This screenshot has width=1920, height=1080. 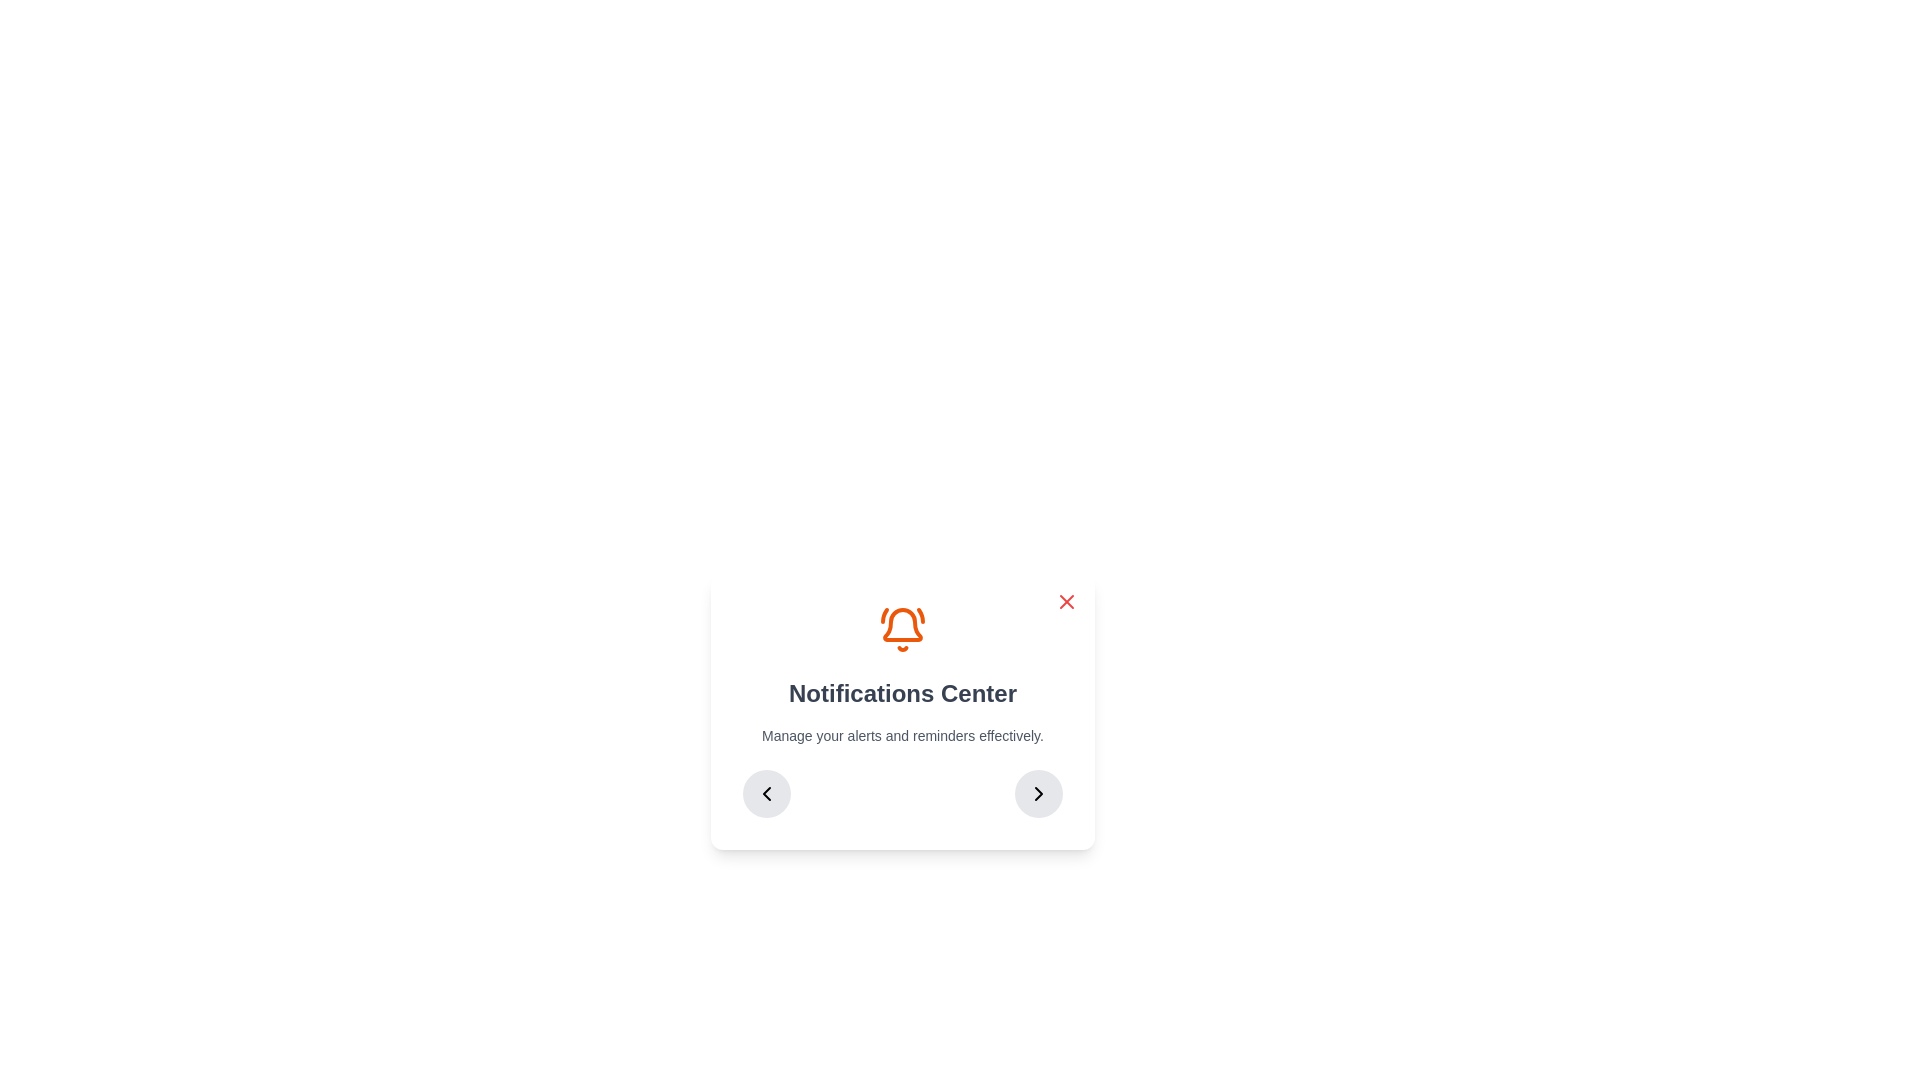 I want to click on the orange bell icon located at the top center of the Notifications Center panel, which is styled with a minimalist outline and filled with orange color, so click(x=901, y=628).